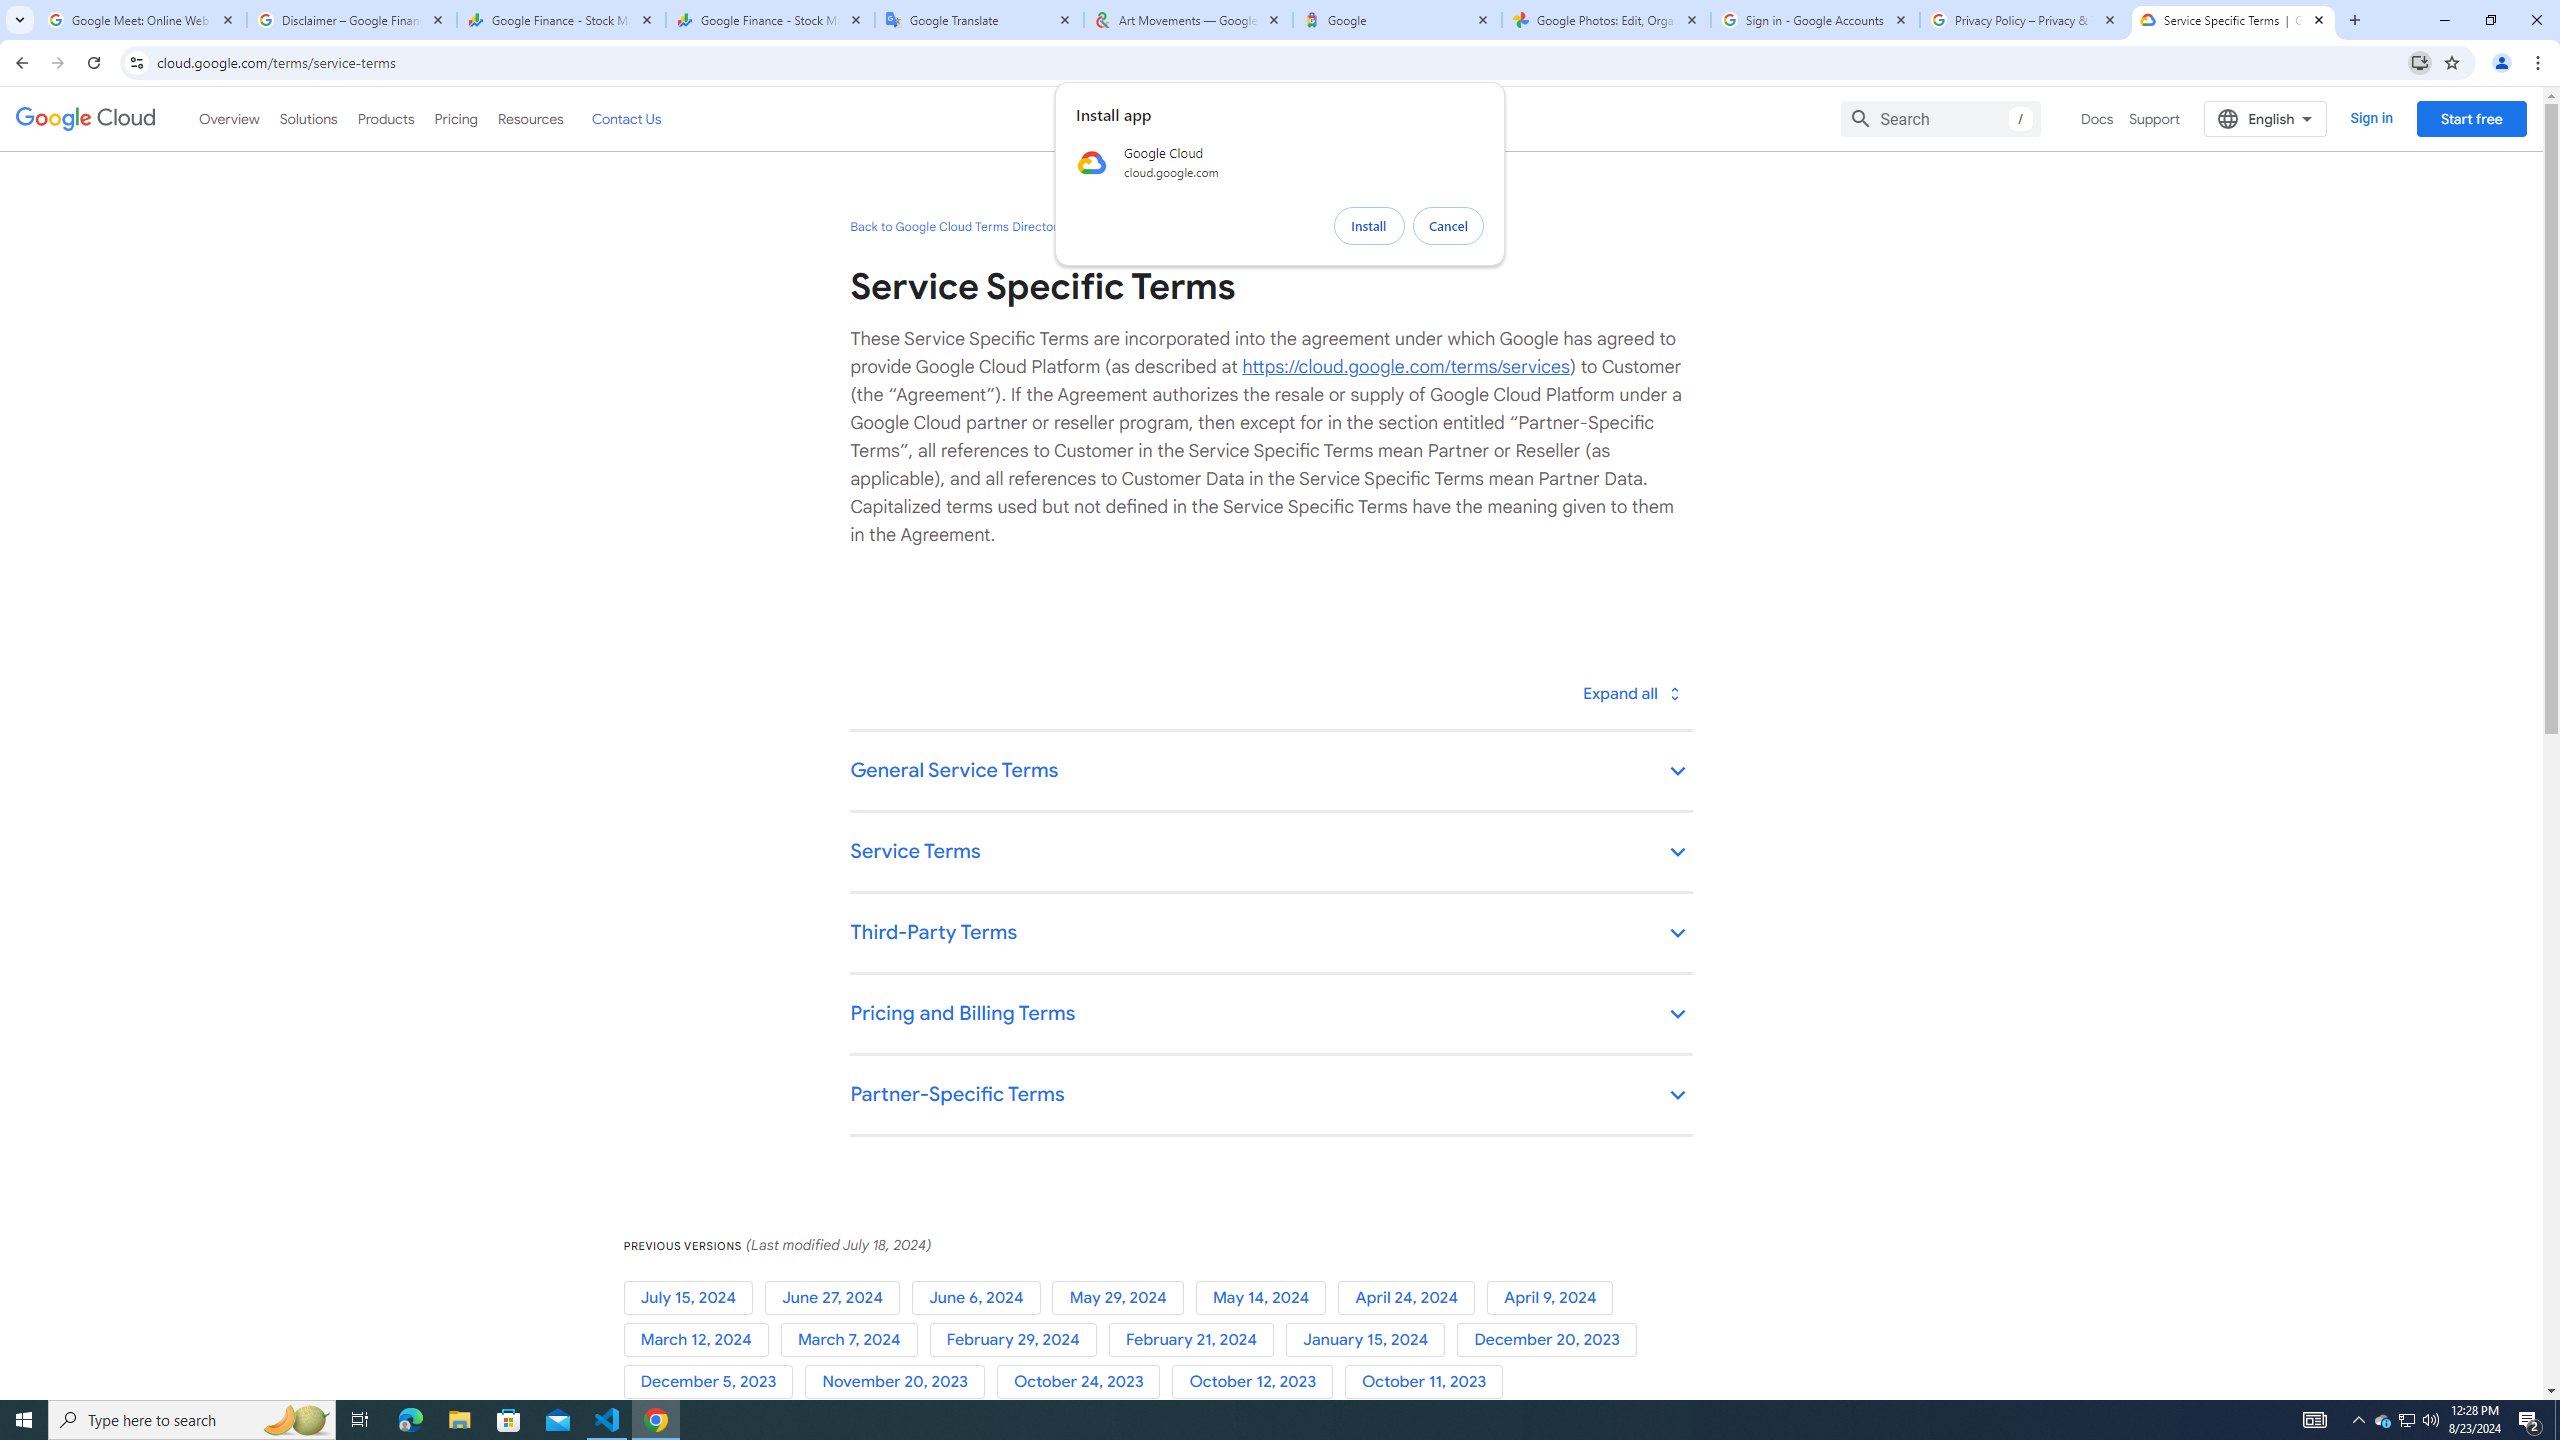  I want to click on 'October 11, 2023', so click(1427, 1382).